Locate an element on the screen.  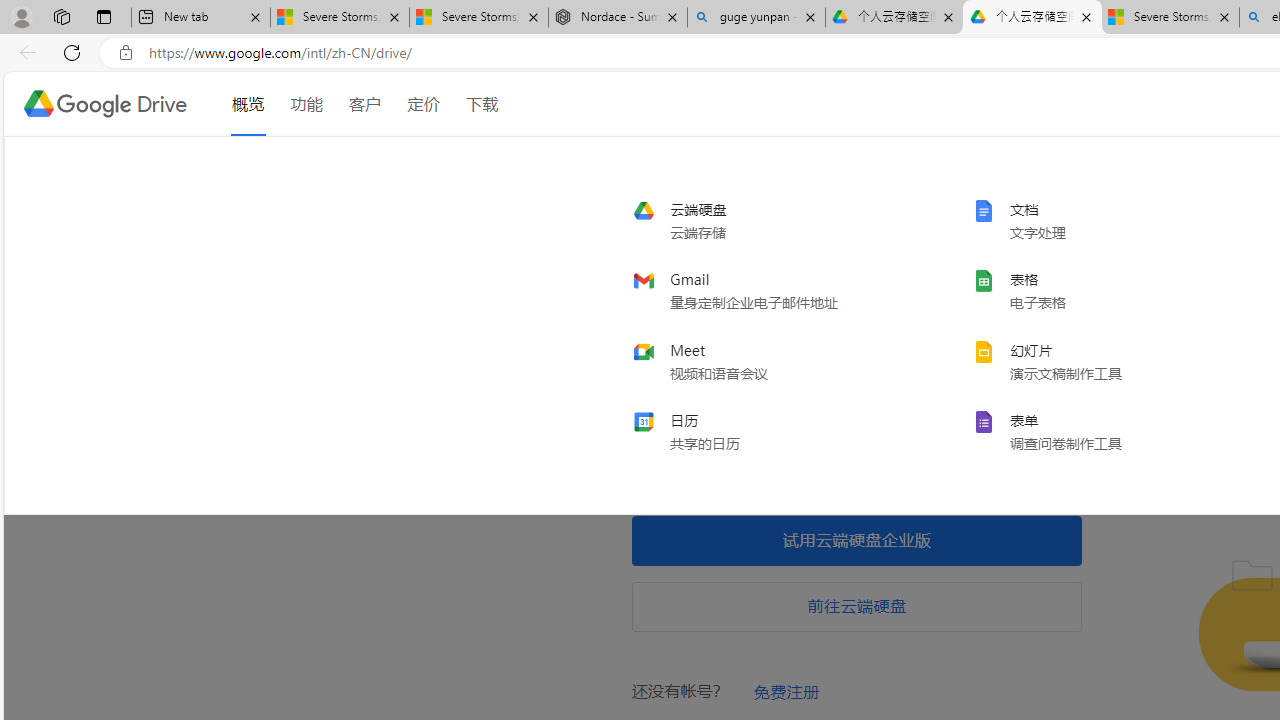
'meet' is located at coordinates (765, 361).